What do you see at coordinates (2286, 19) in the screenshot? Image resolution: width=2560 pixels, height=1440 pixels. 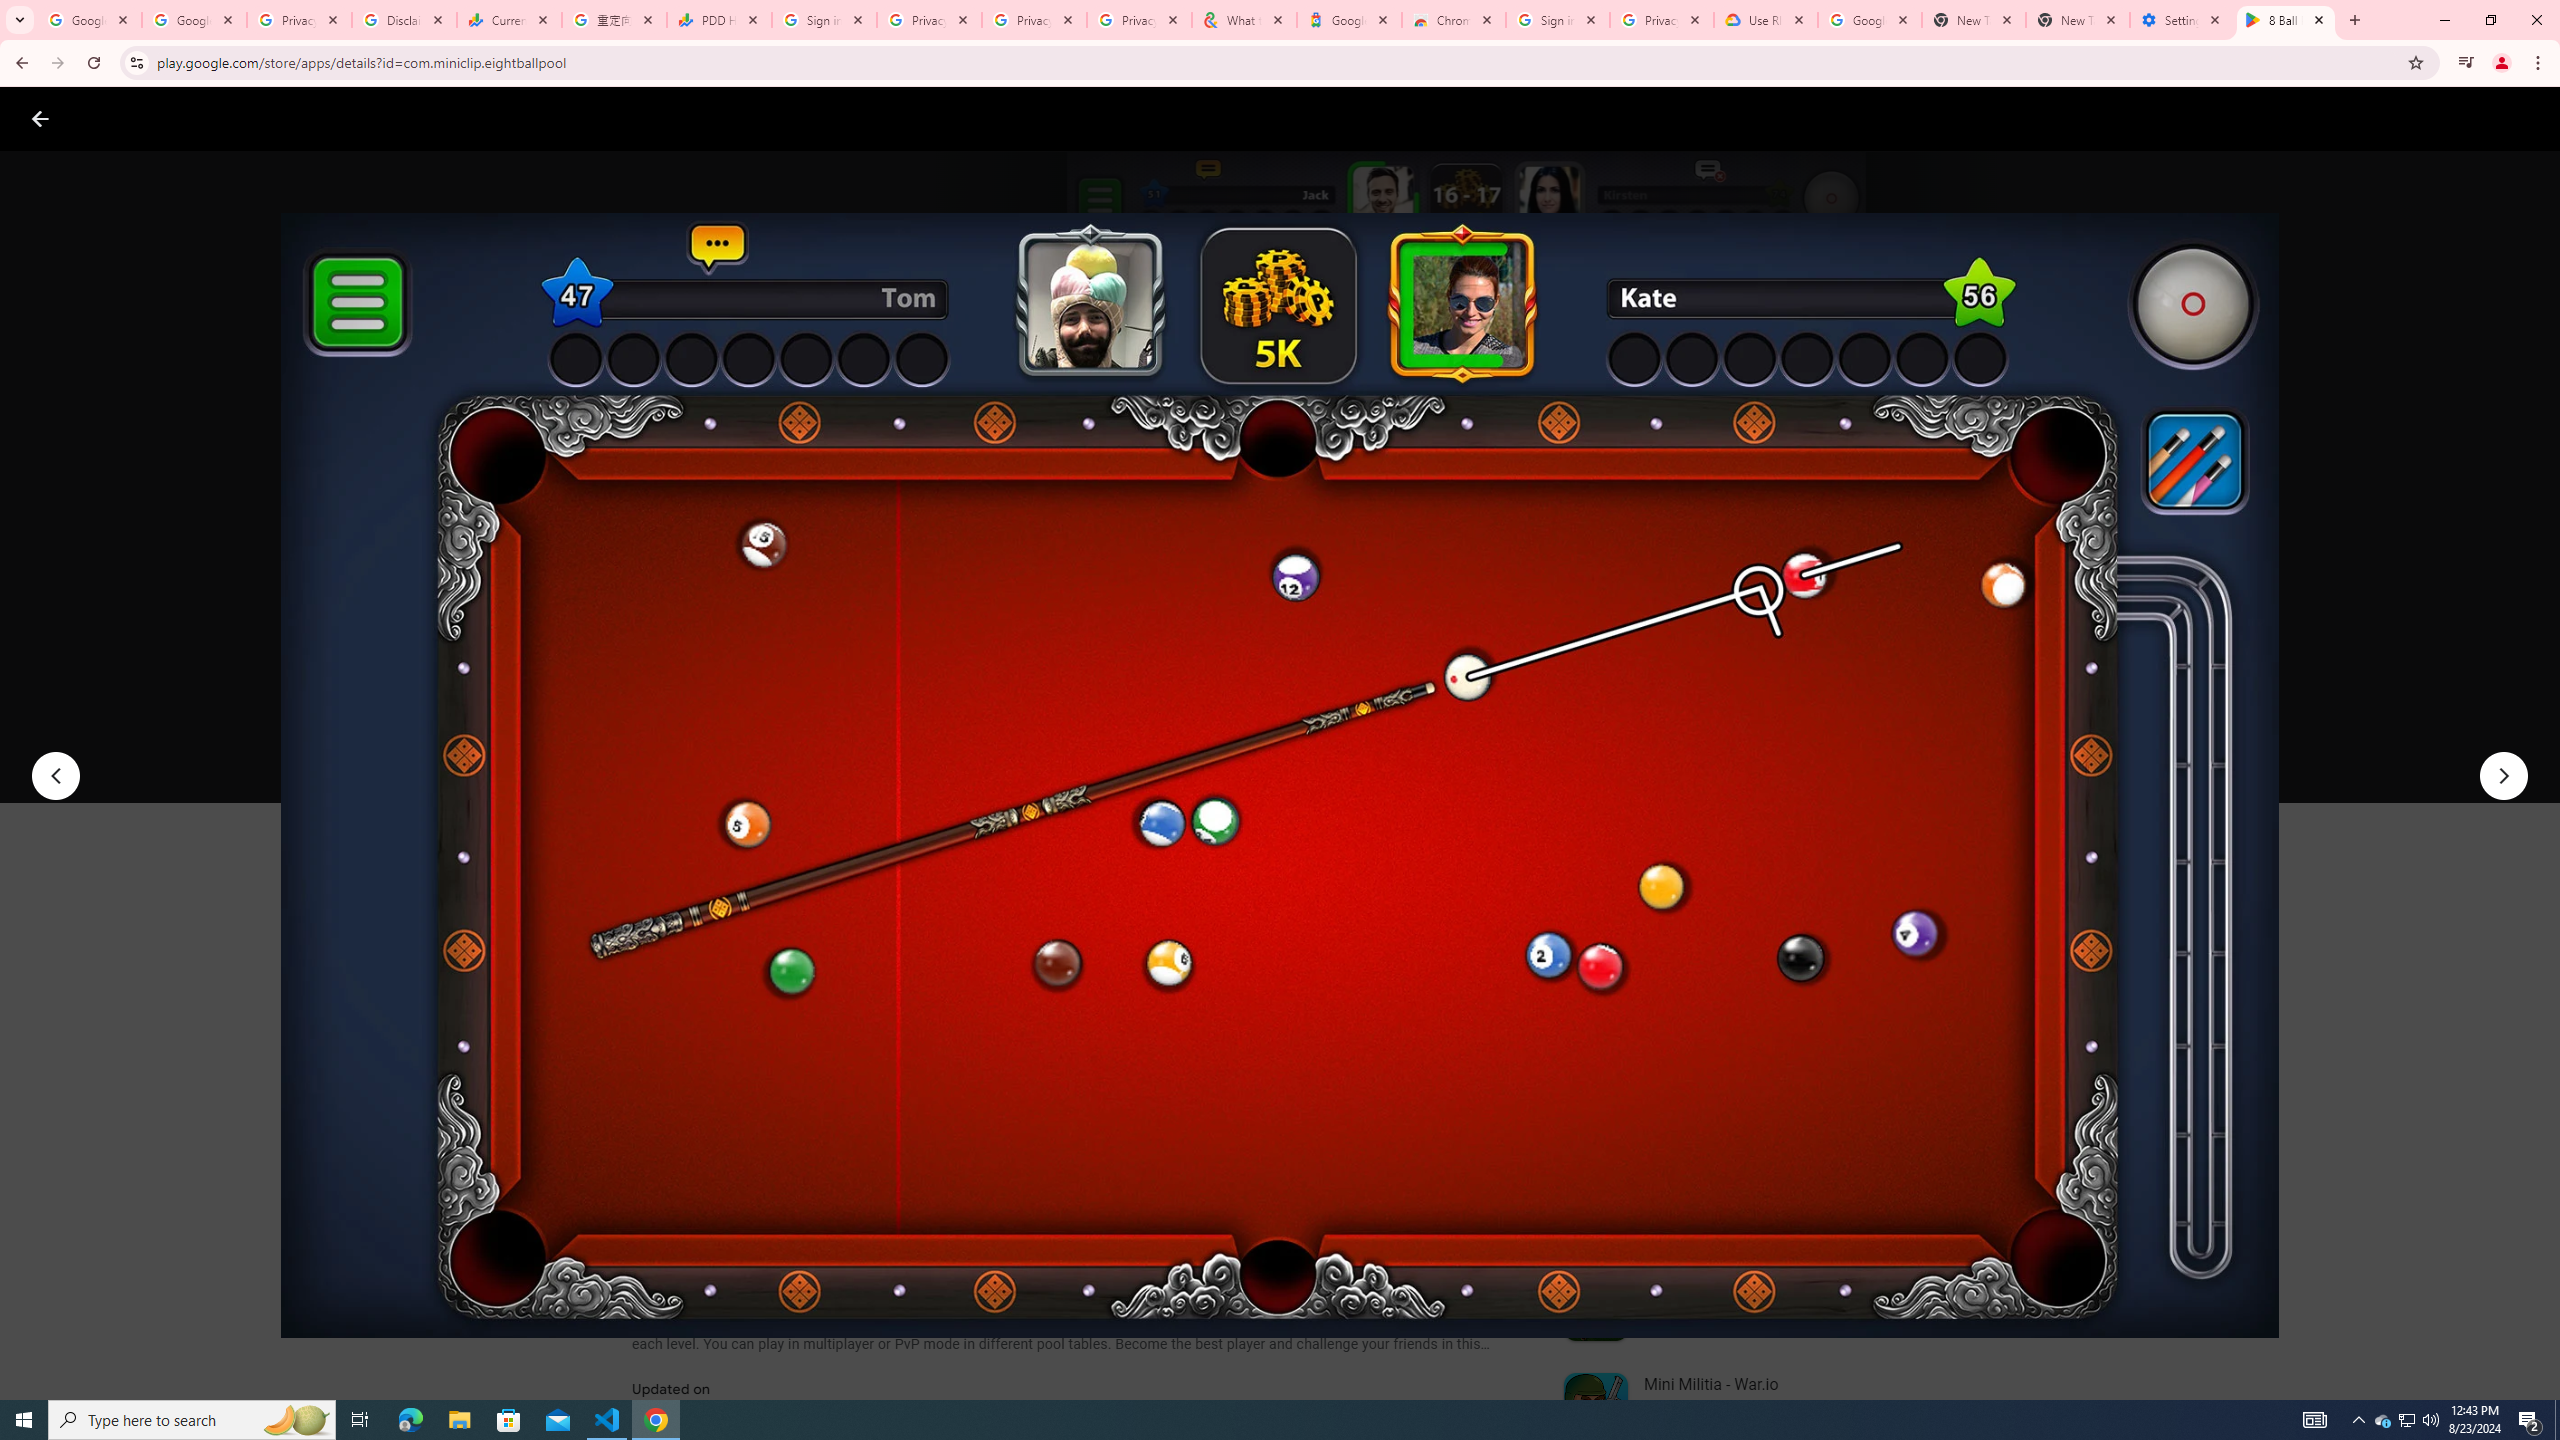 I see `'8 Ball Pool - Apps on Google Play'` at bounding box center [2286, 19].